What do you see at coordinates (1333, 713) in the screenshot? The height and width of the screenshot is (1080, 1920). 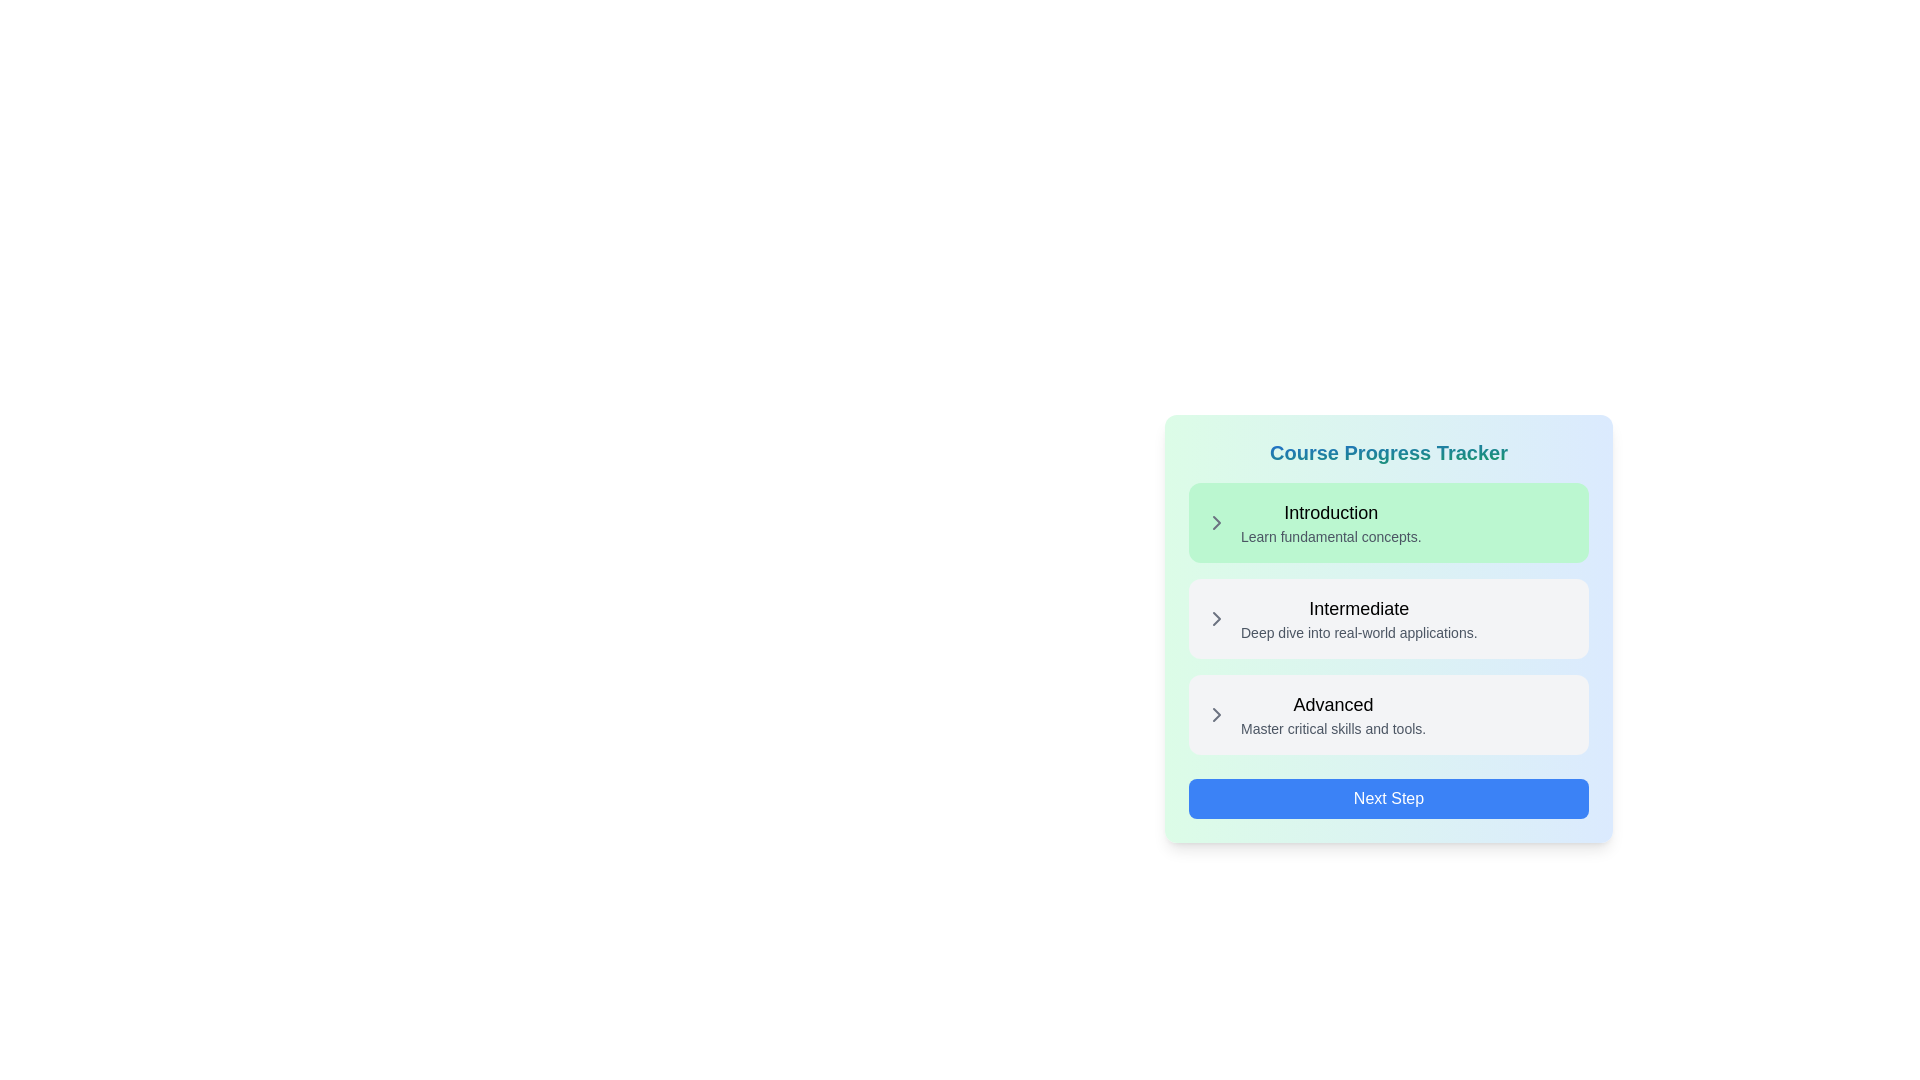 I see `the third item in the 'Course Progress Tracker' sidebar, which represents the advanced level in the course progress tracker` at bounding box center [1333, 713].